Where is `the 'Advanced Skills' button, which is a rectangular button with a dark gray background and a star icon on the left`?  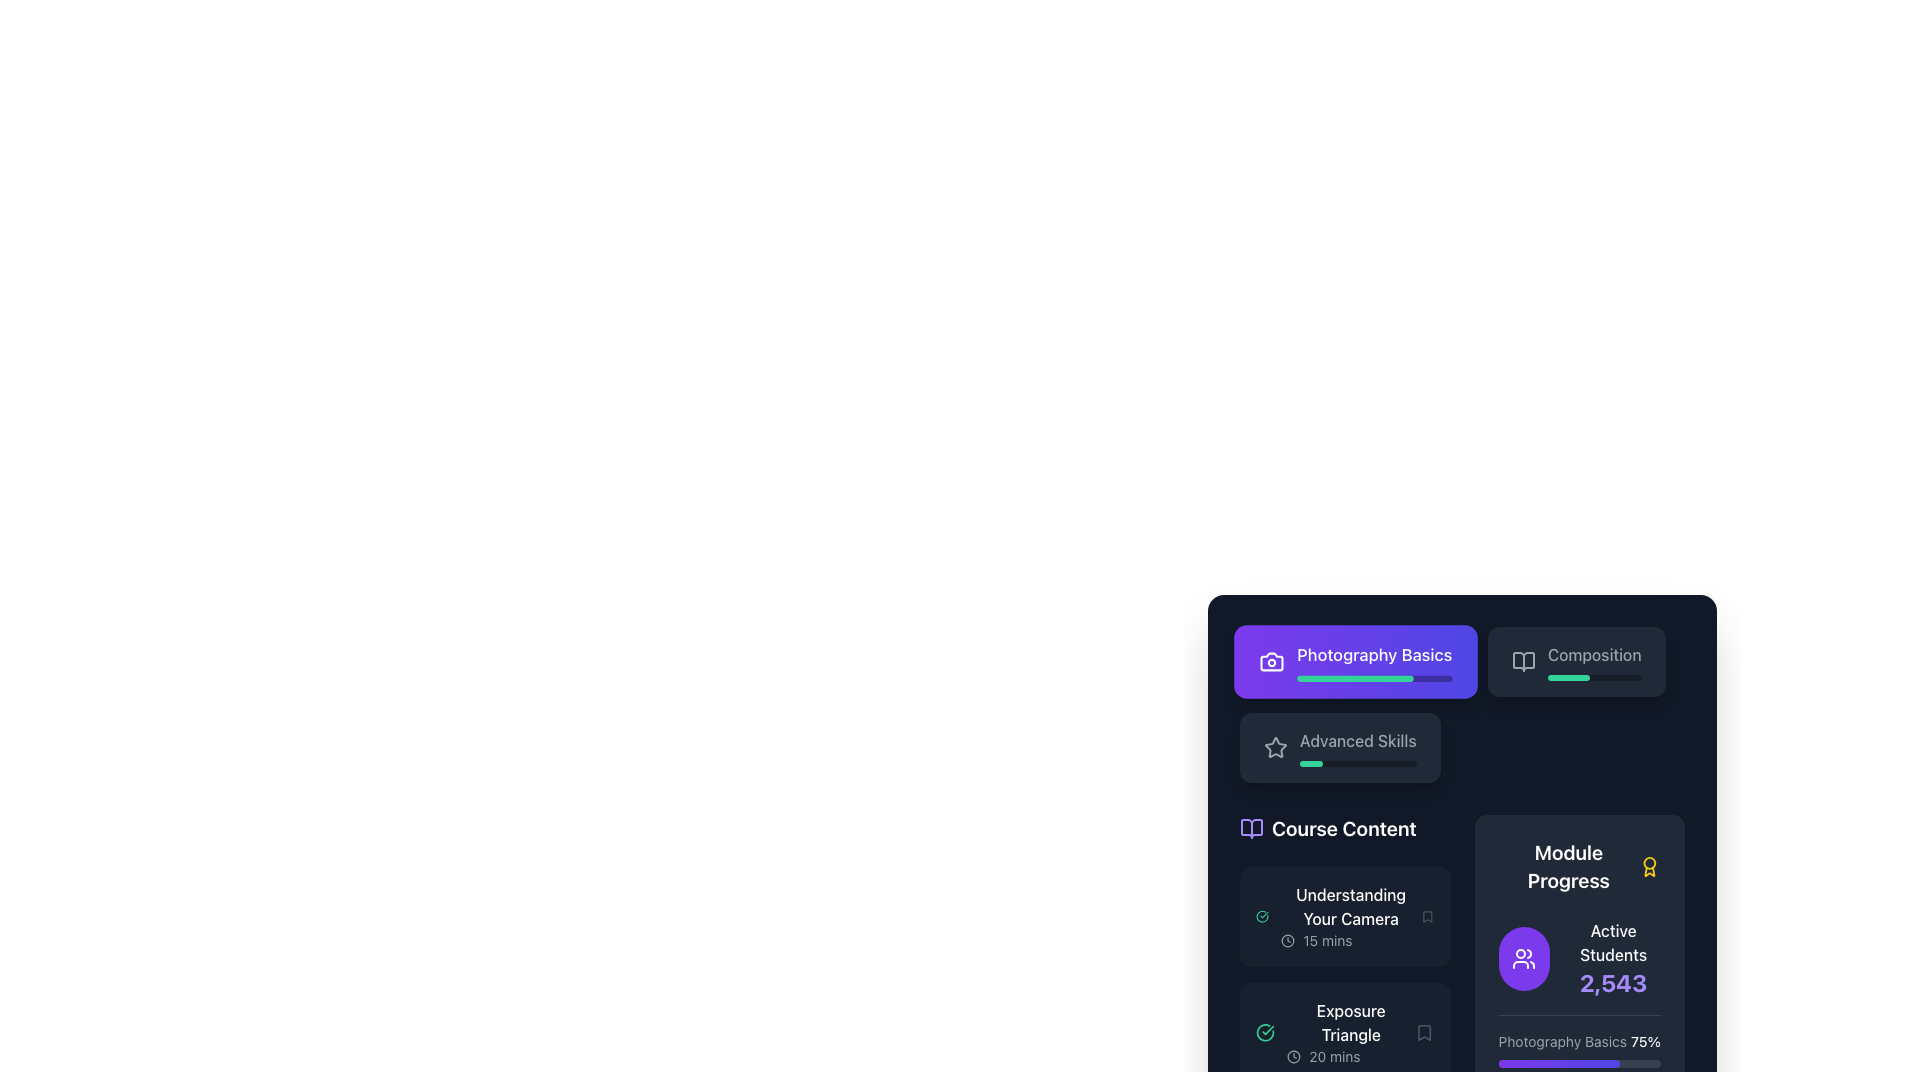
the 'Advanced Skills' button, which is a rectangular button with a dark gray background and a star icon on the left is located at coordinates (1340, 748).